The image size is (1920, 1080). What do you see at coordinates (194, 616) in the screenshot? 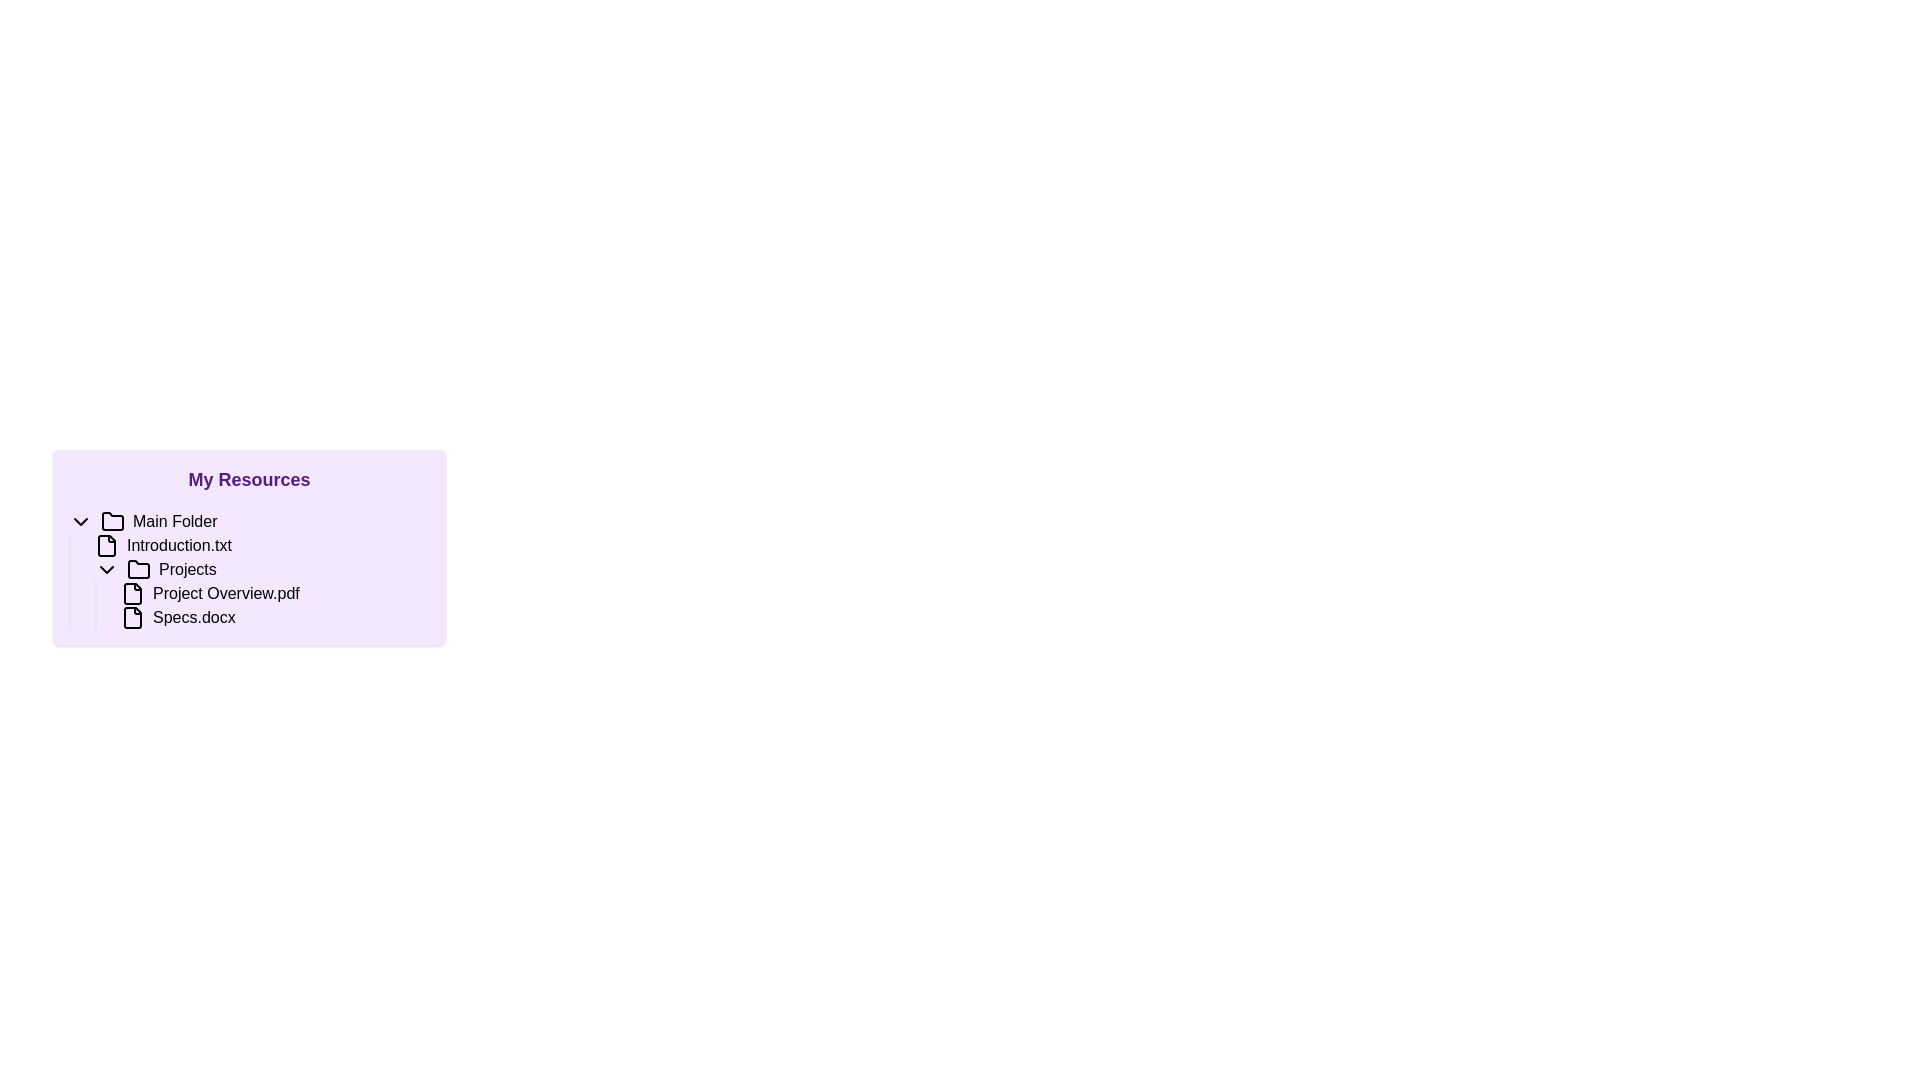
I see `the 'Specs.docx' label element` at bounding box center [194, 616].